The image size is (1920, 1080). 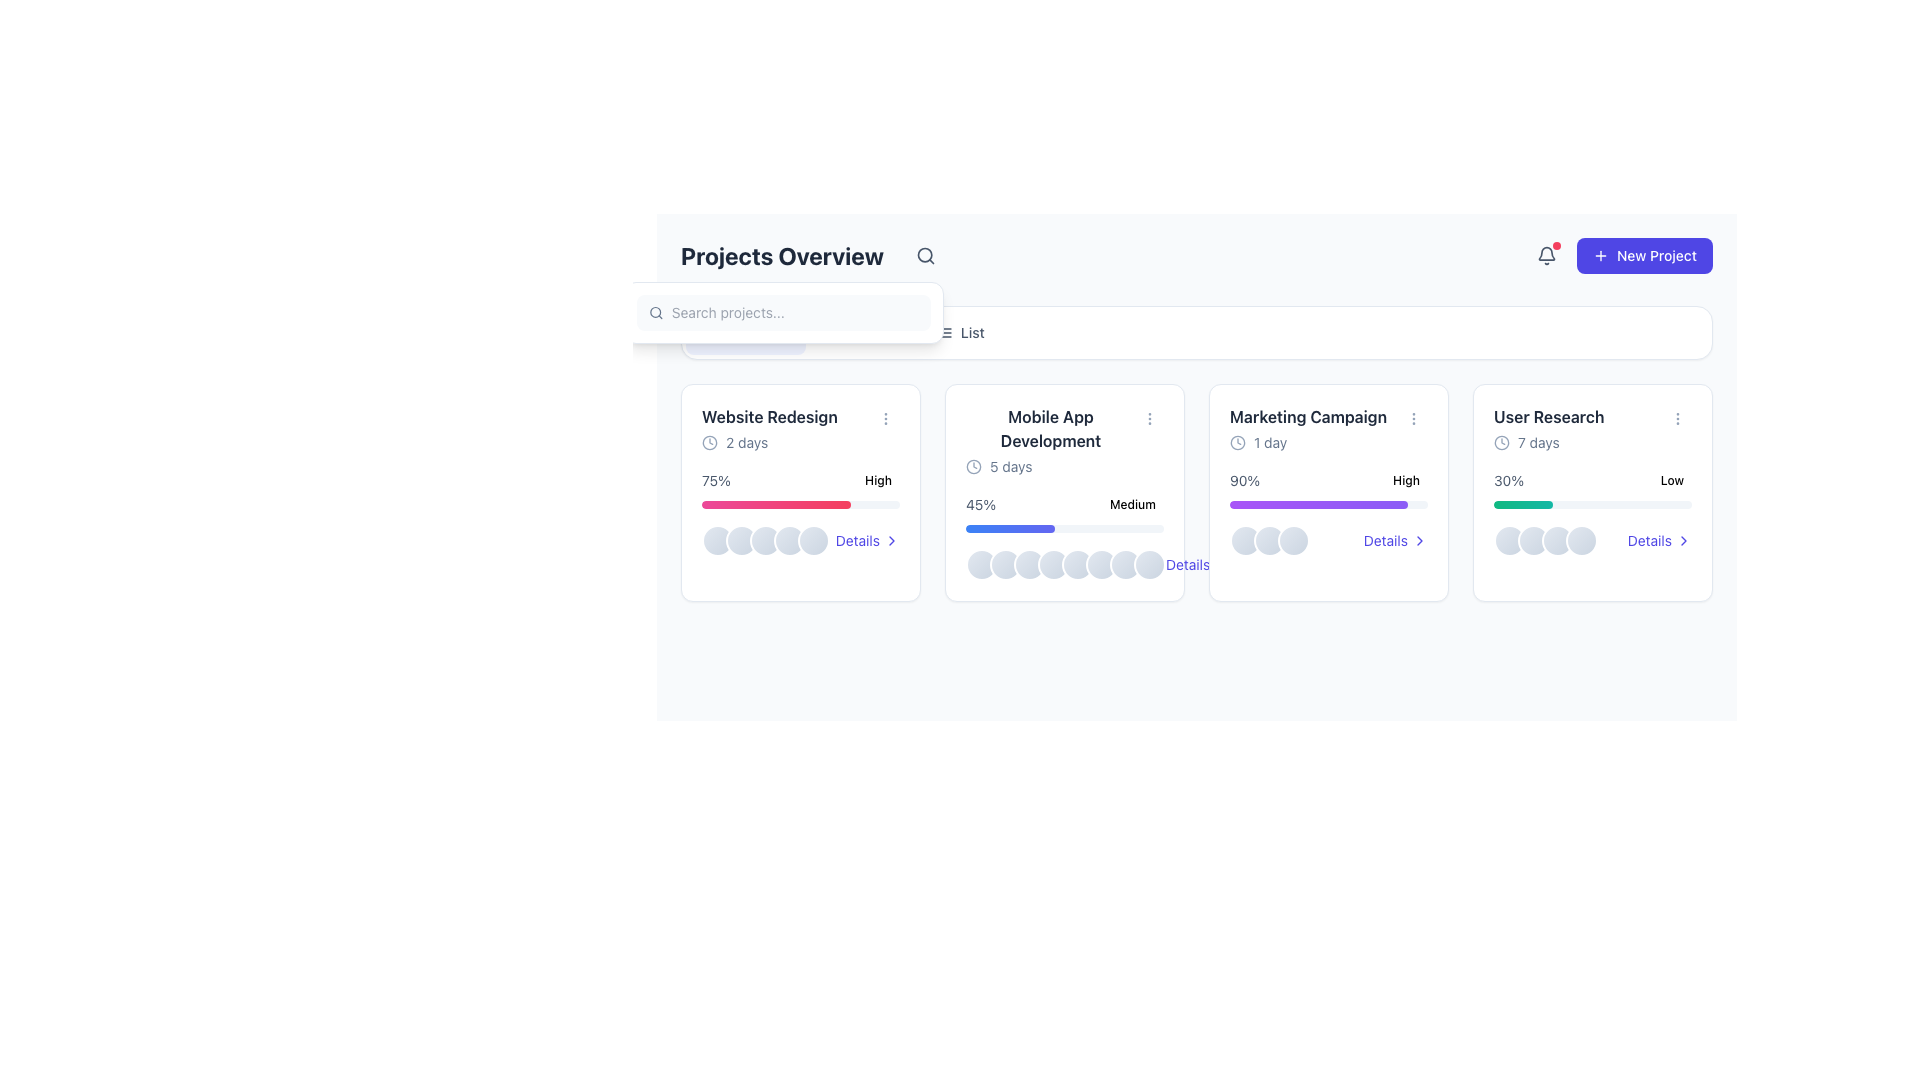 What do you see at coordinates (801, 489) in the screenshot?
I see `percentage displayed on the Progress indicator for the 'Website Redesign' project located in the first column of the project overview dashboard, beneath the task name and due date` at bounding box center [801, 489].